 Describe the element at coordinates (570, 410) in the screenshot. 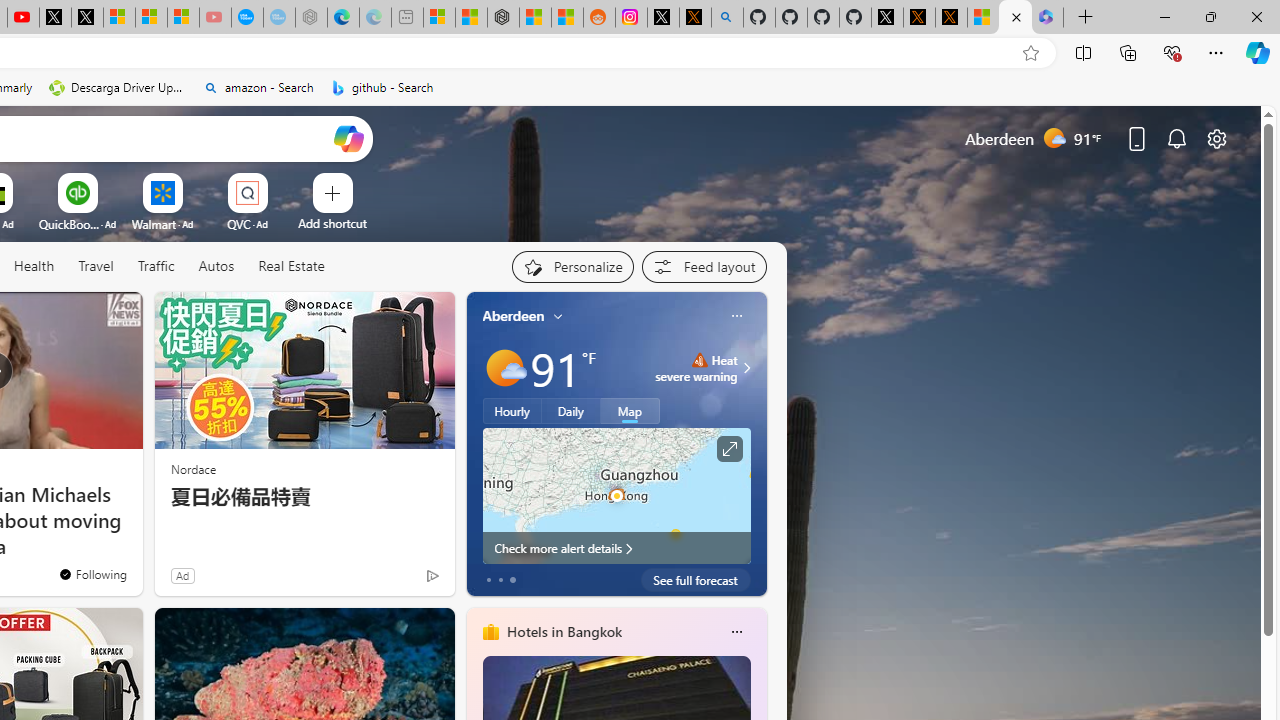

I see `'Daily'` at that location.